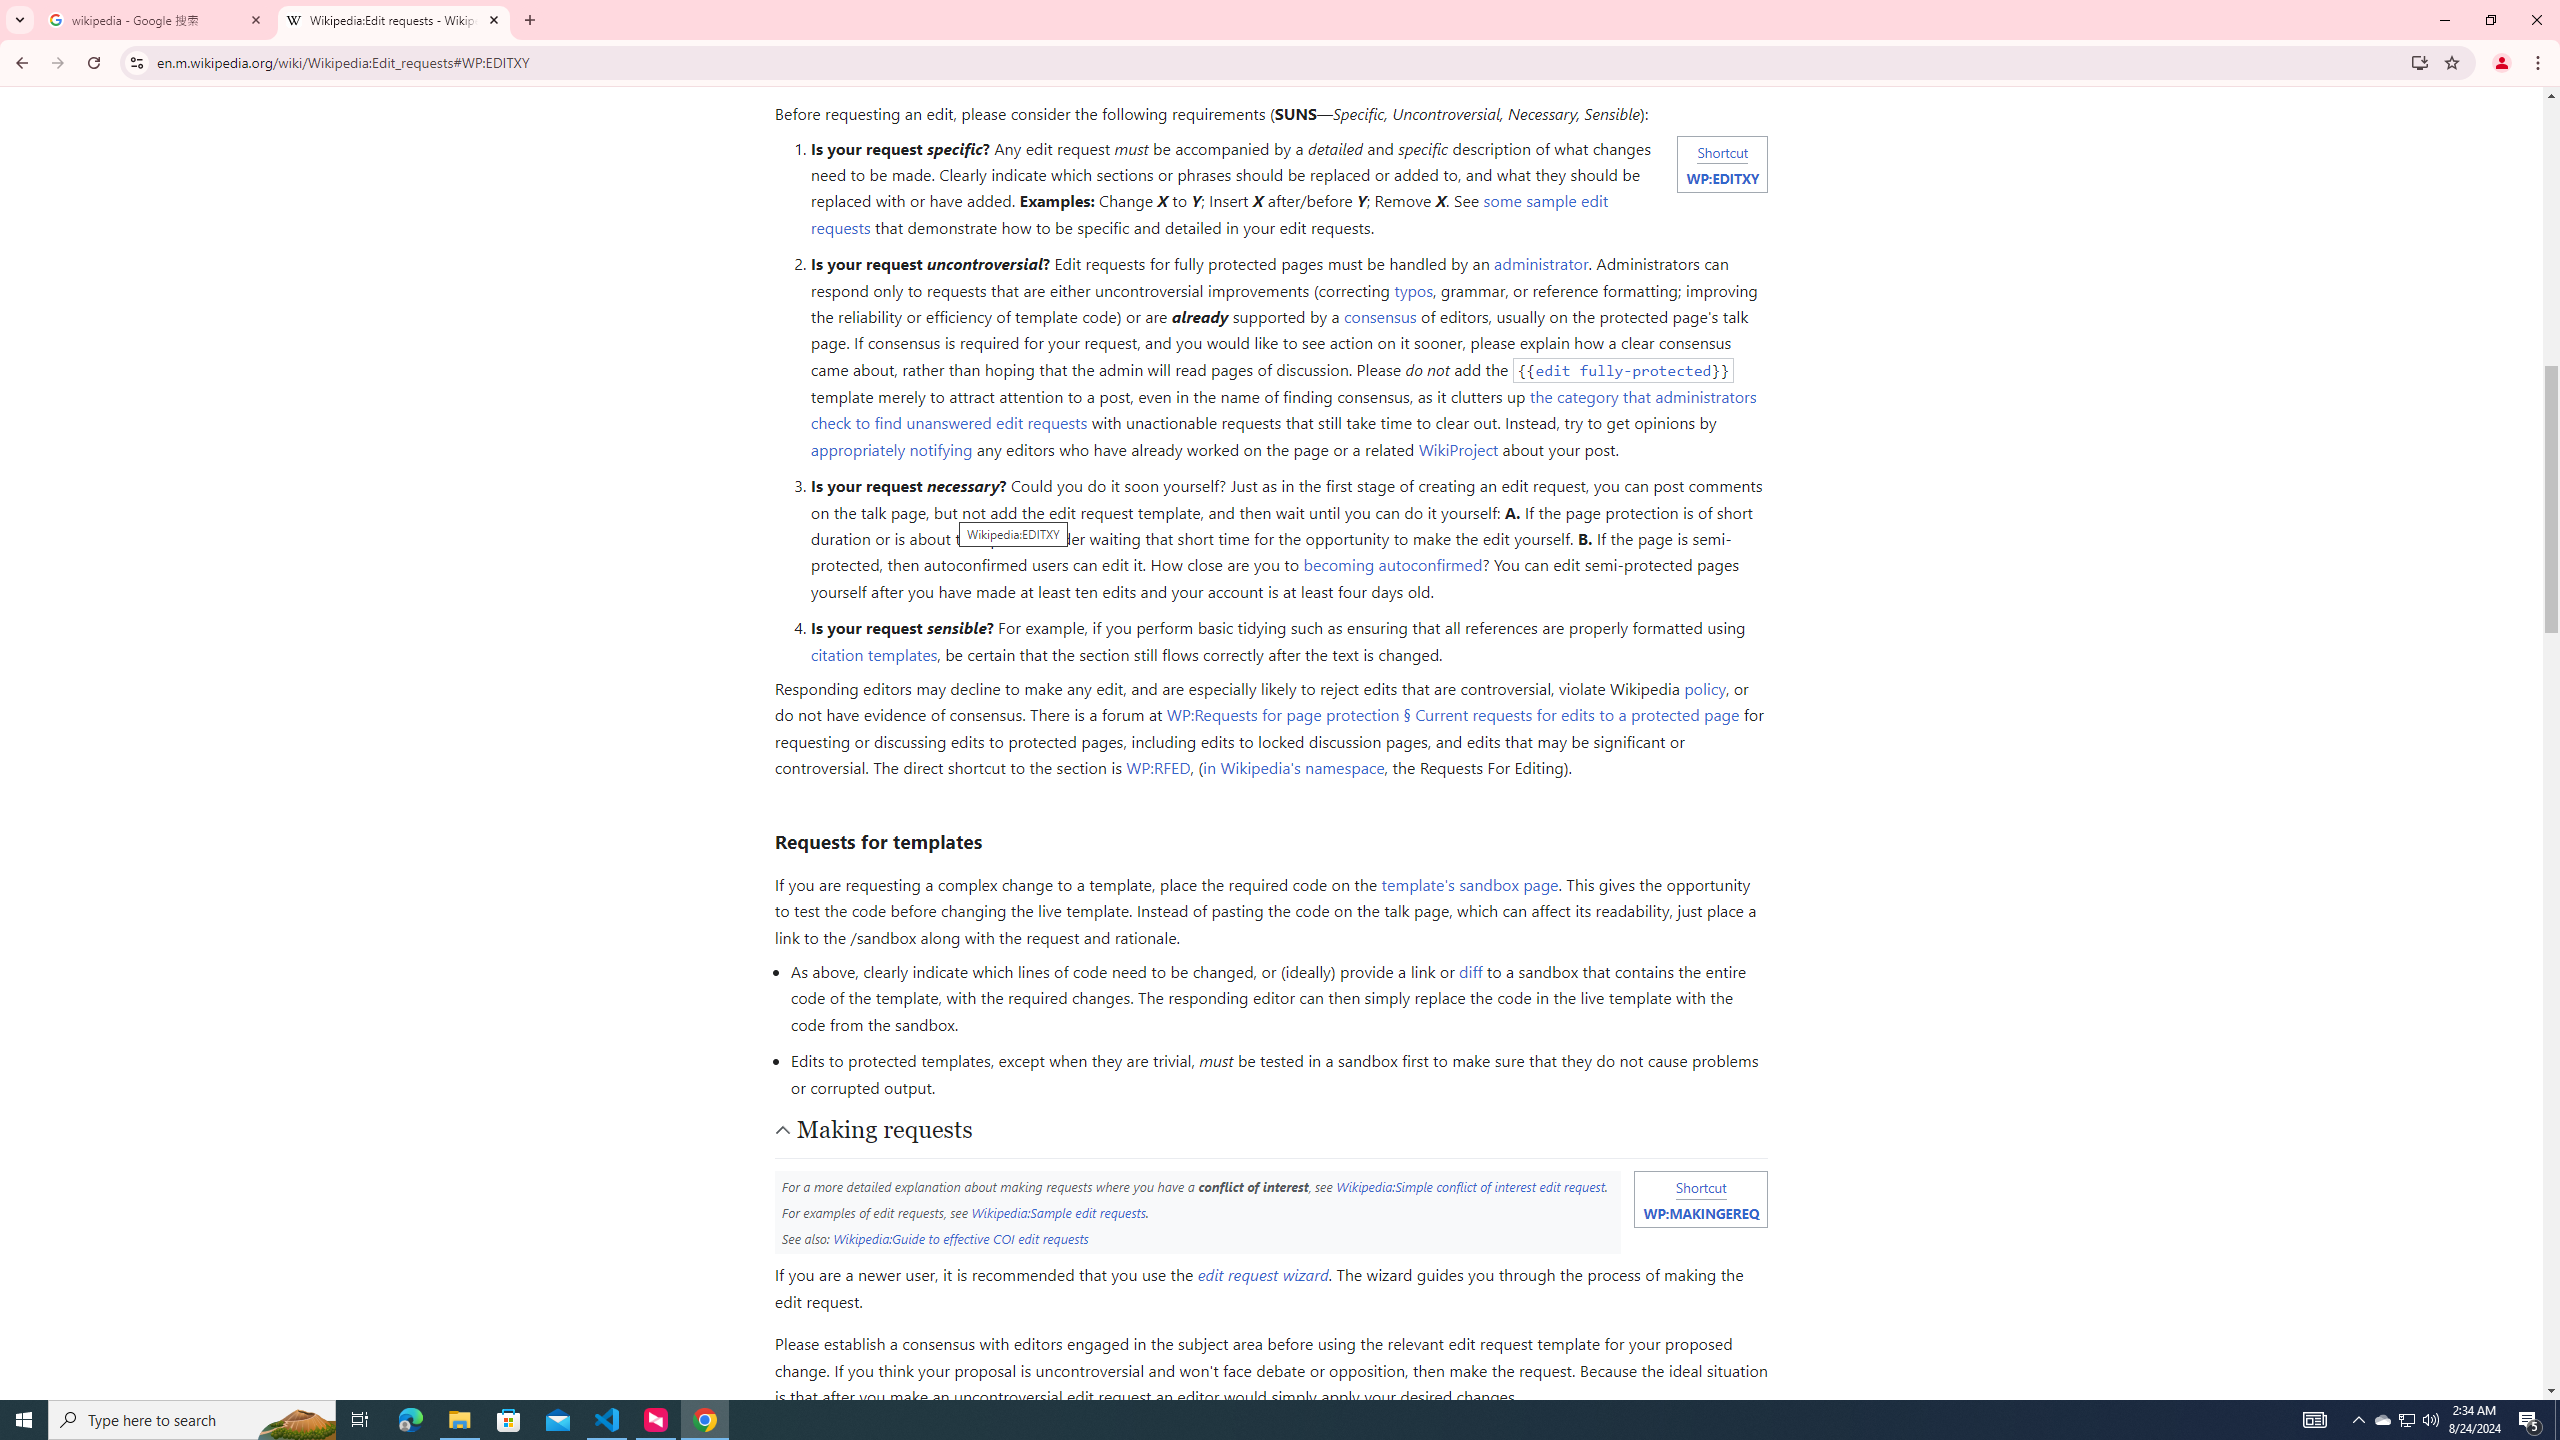 This screenshot has height=1440, width=2560. I want to click on 'appropriately notifying', so click(889, 448).